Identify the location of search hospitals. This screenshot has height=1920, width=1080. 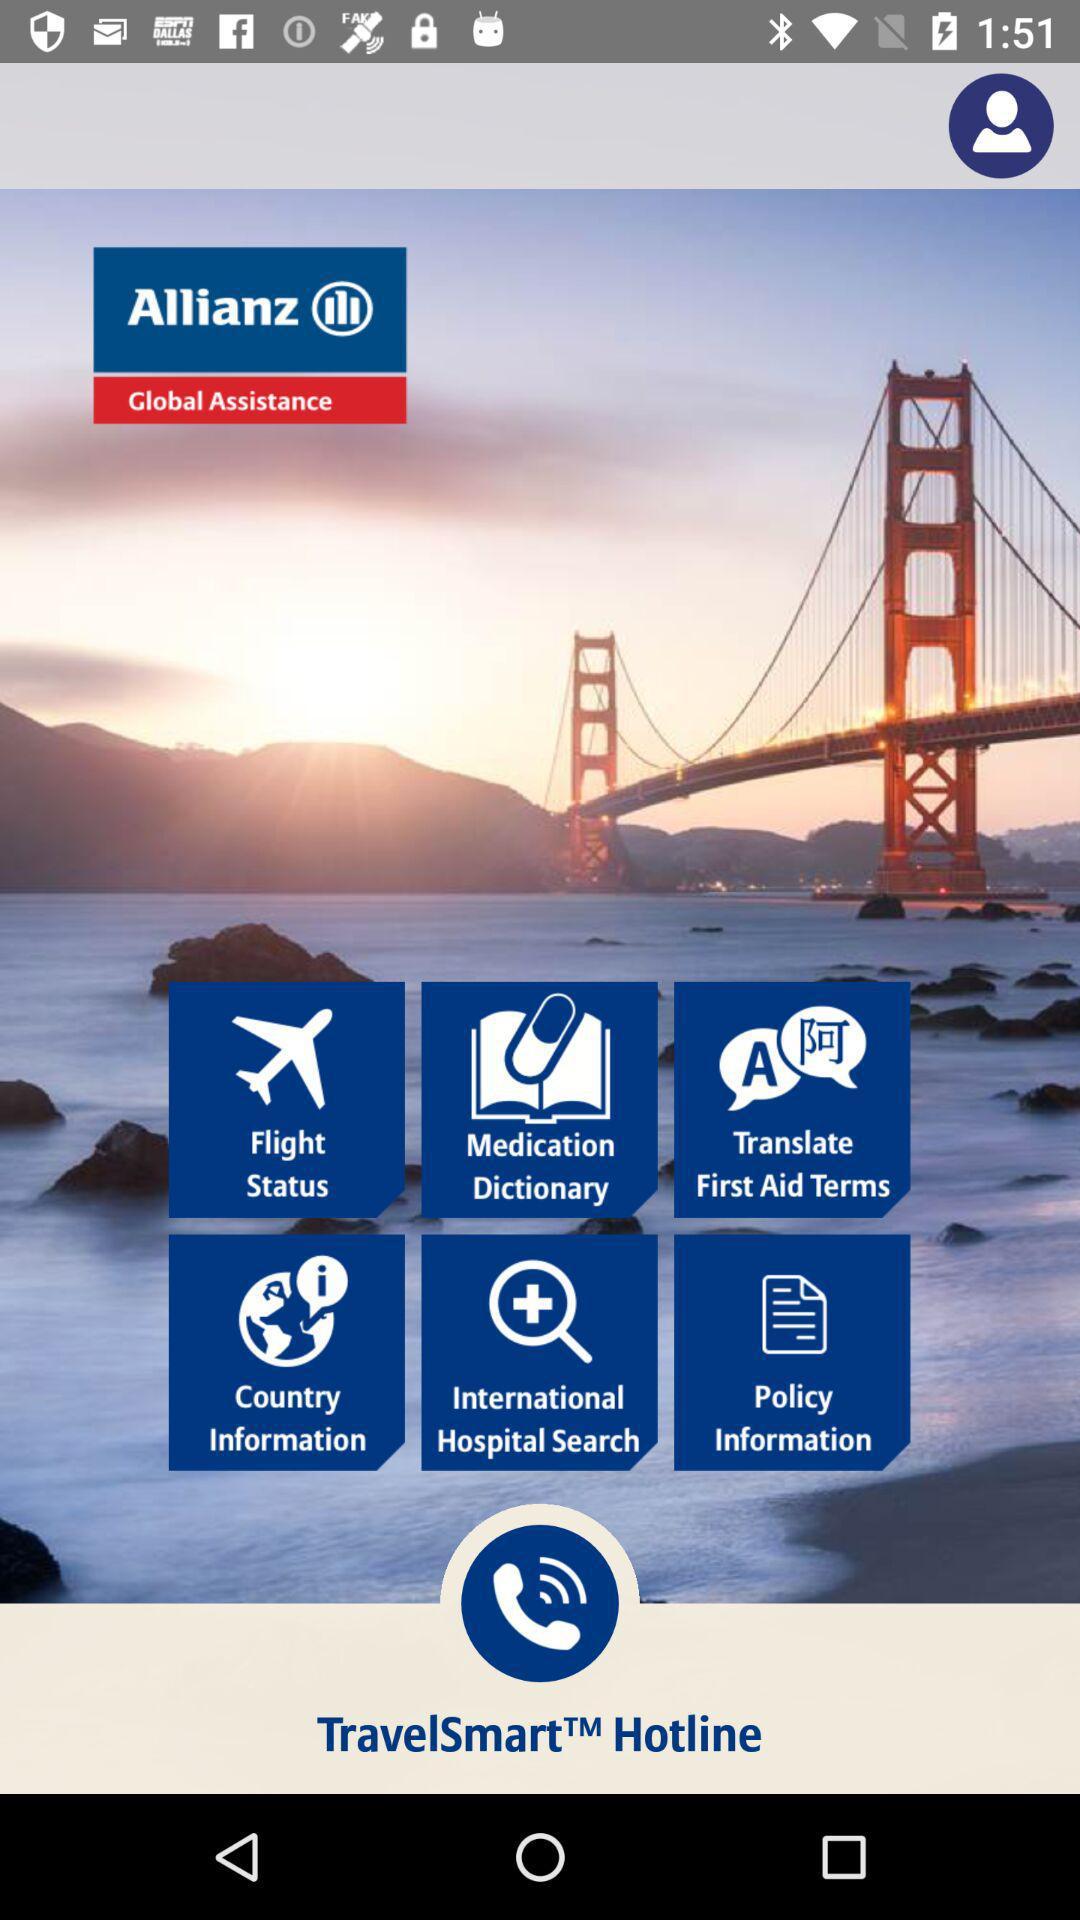
(538, 1352).